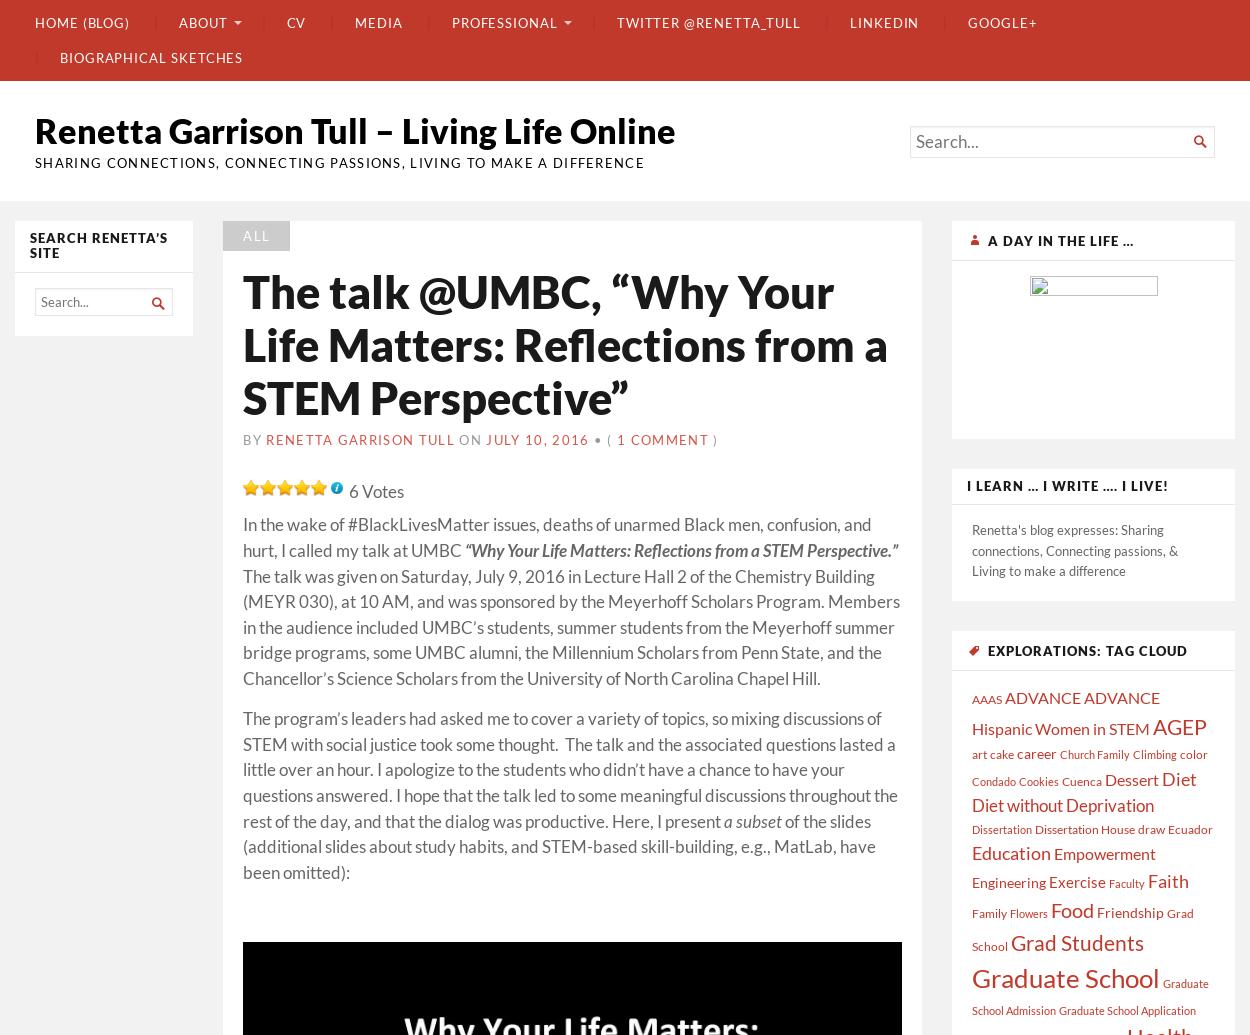 The image size is (1250, 1035). I want to click on 'AGEP', so click(1180, 724).